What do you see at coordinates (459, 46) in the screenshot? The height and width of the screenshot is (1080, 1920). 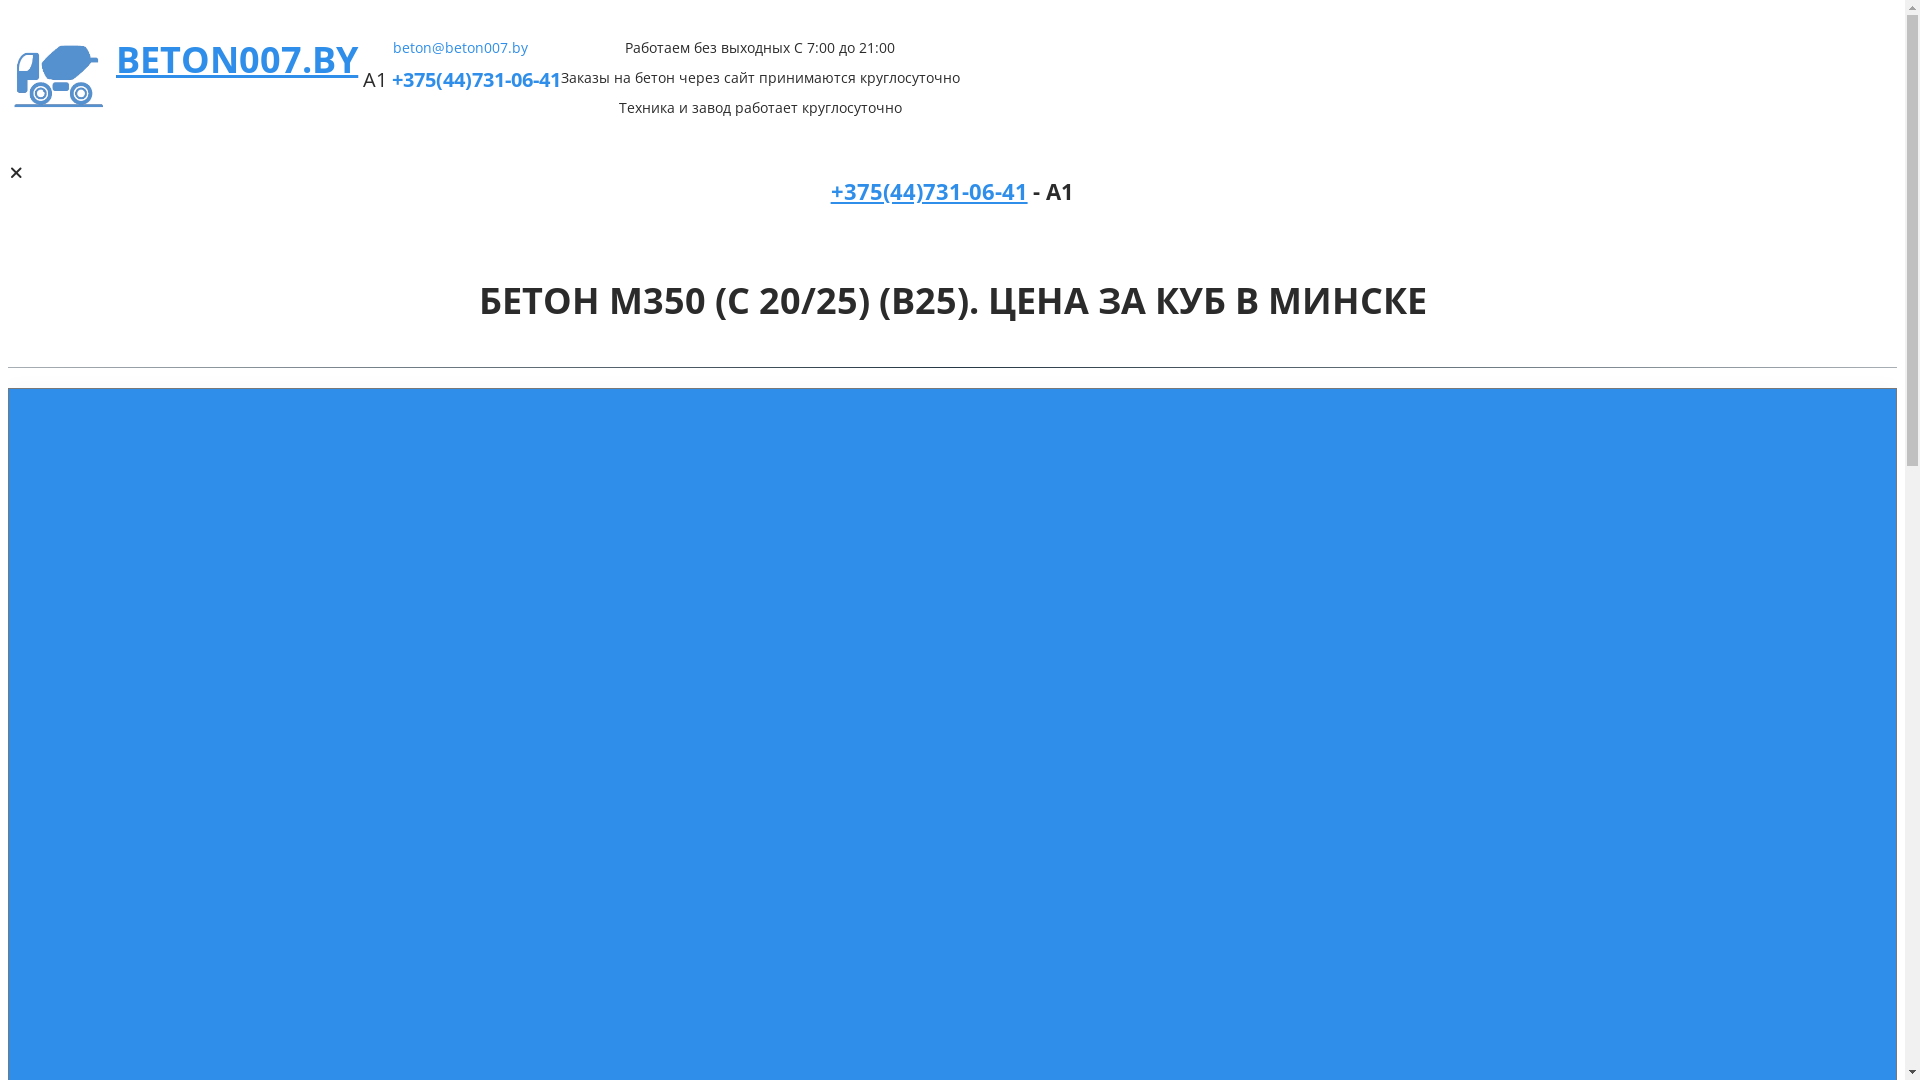 I see `'beton@beton007.by'` at bounding box center [459, 46].